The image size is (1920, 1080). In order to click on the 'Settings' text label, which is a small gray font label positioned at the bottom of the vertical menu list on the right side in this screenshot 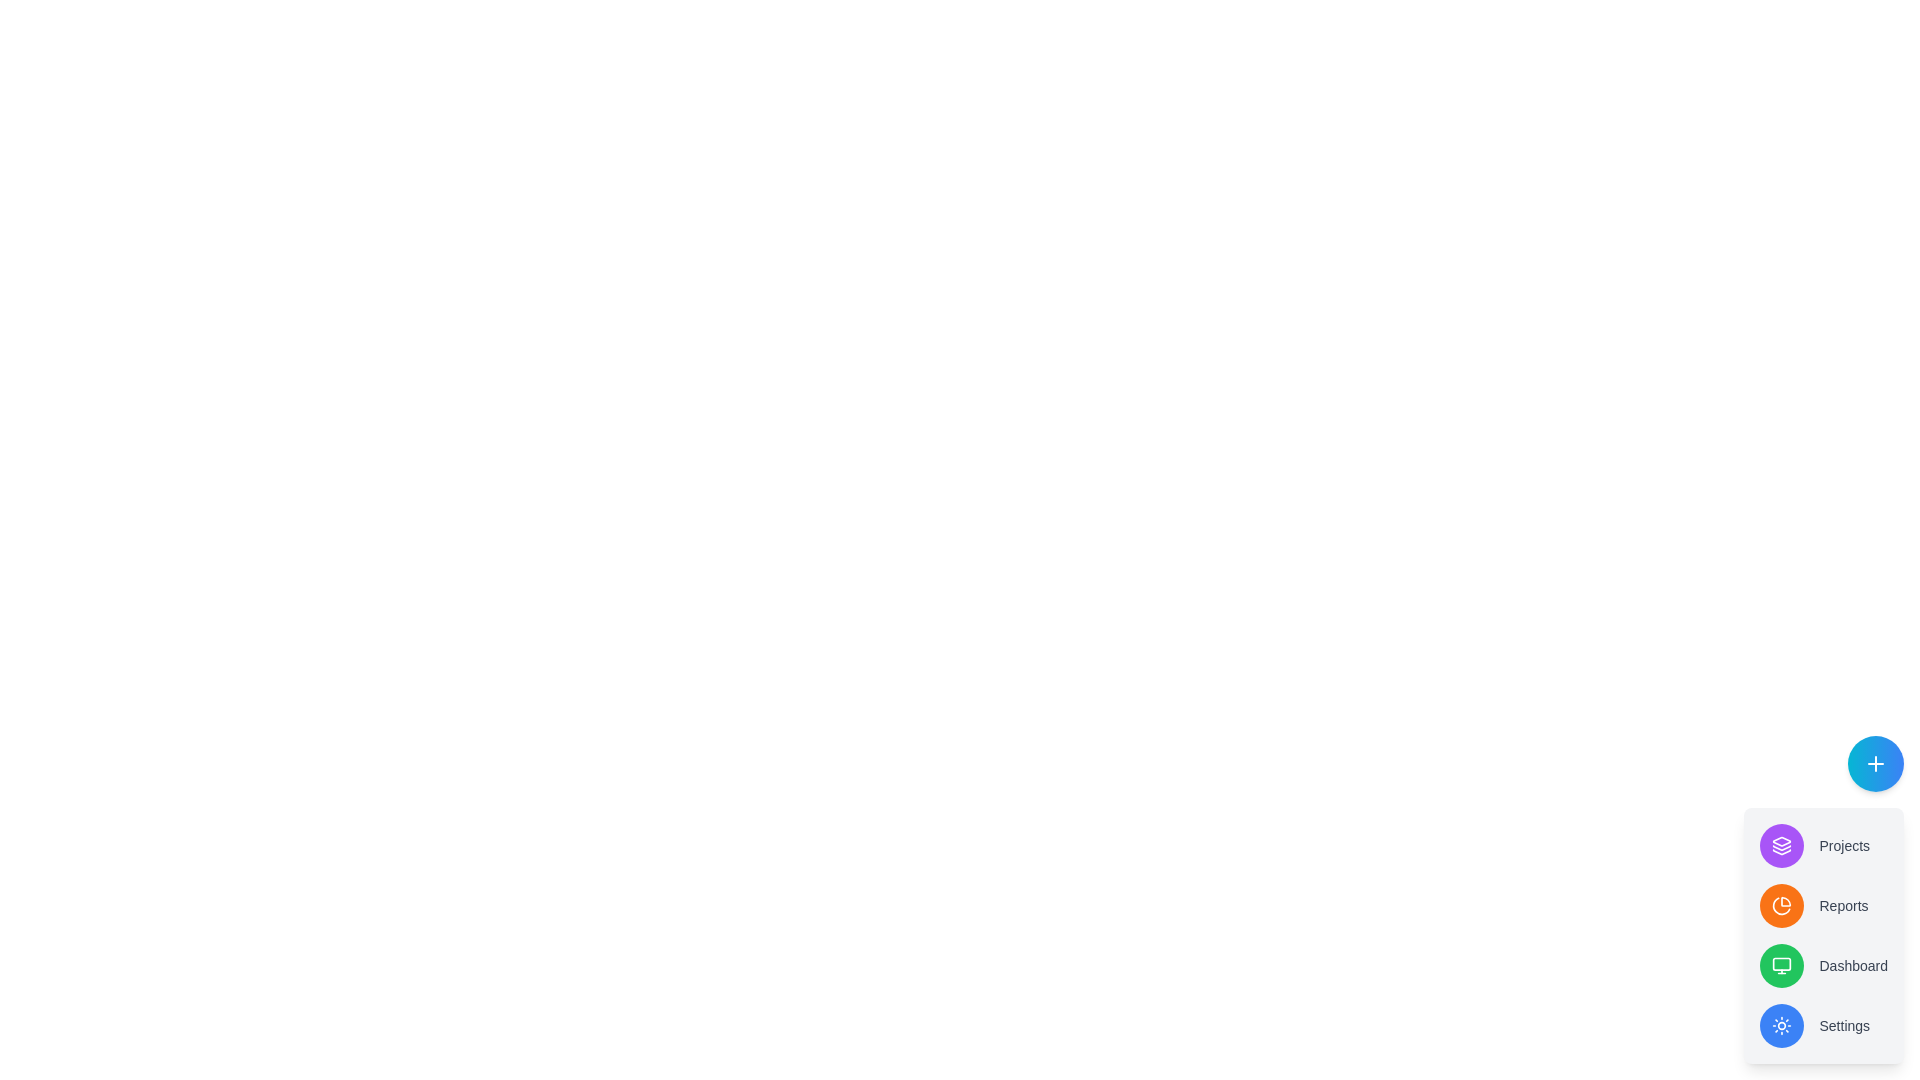, I will do `click(1843, 1026)`.